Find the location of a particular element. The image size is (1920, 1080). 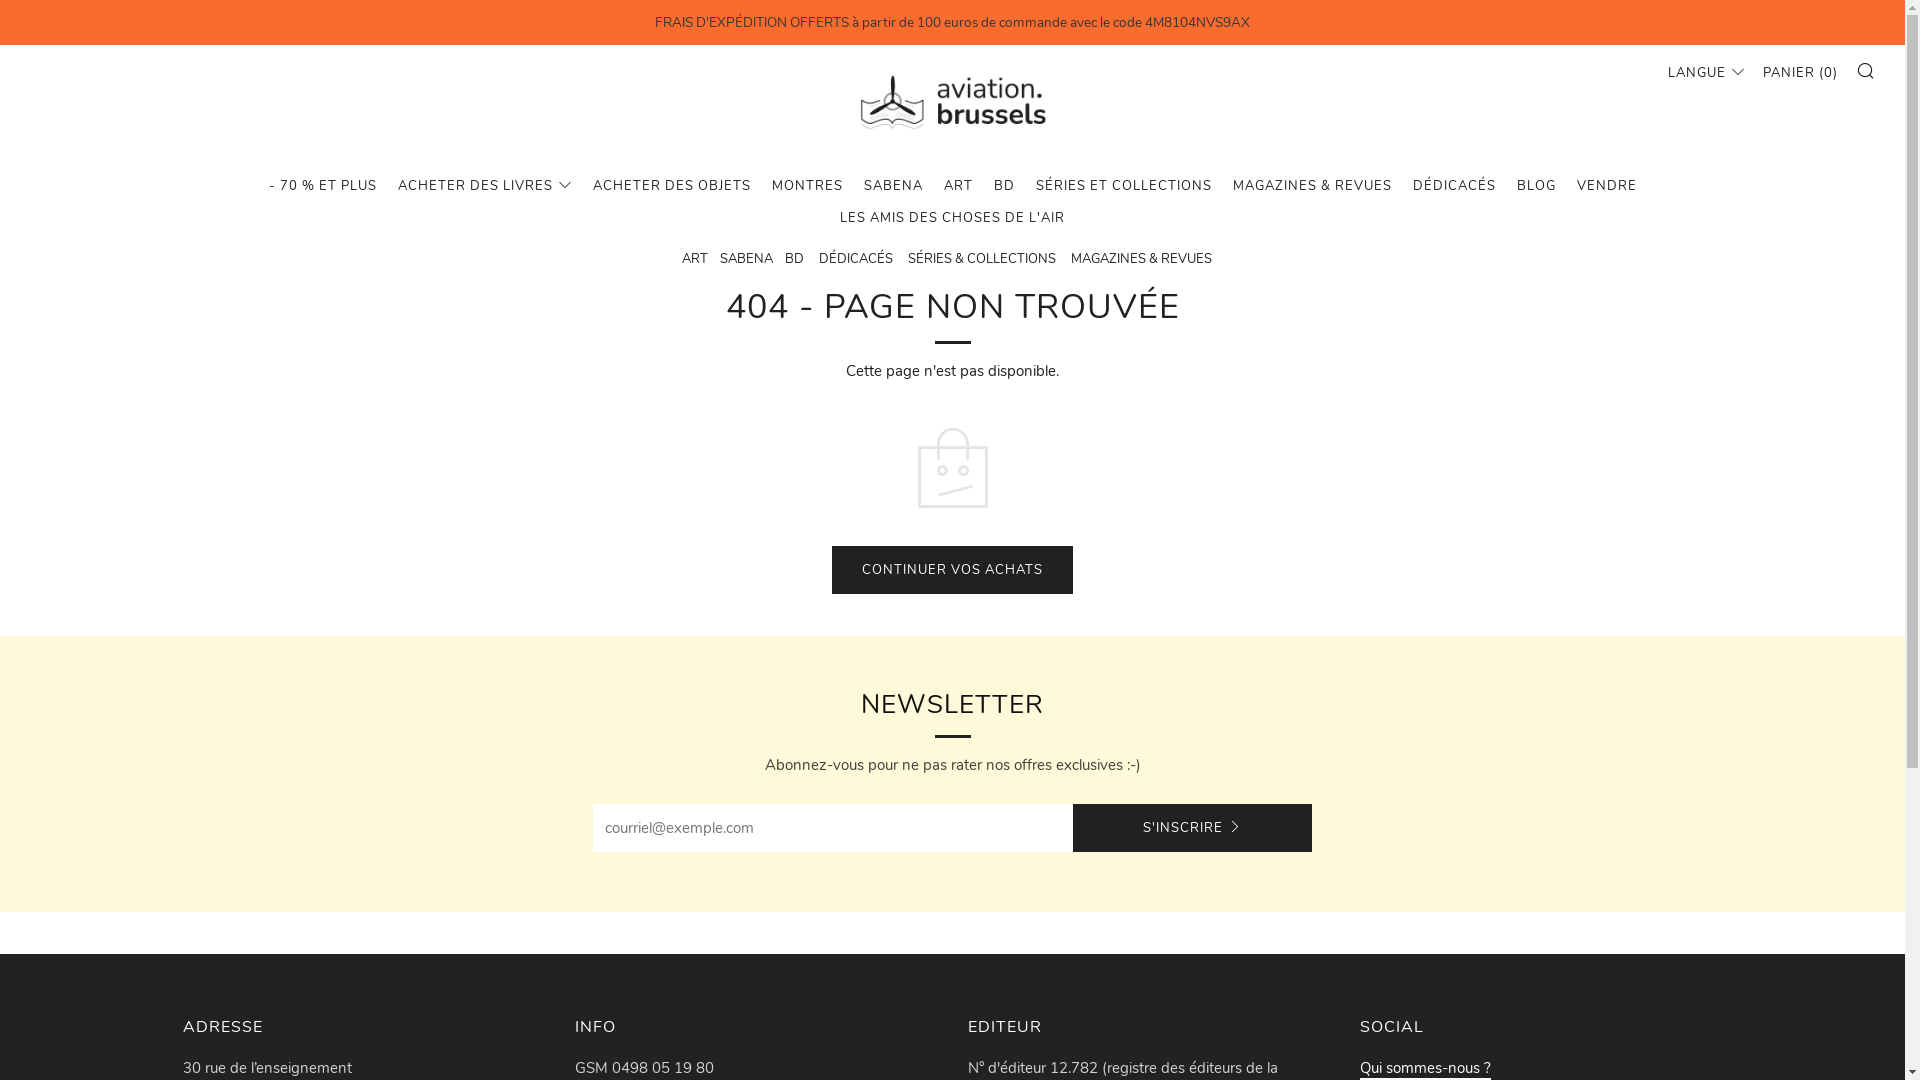

'MONTRES' is located at coordinates (807, 185).